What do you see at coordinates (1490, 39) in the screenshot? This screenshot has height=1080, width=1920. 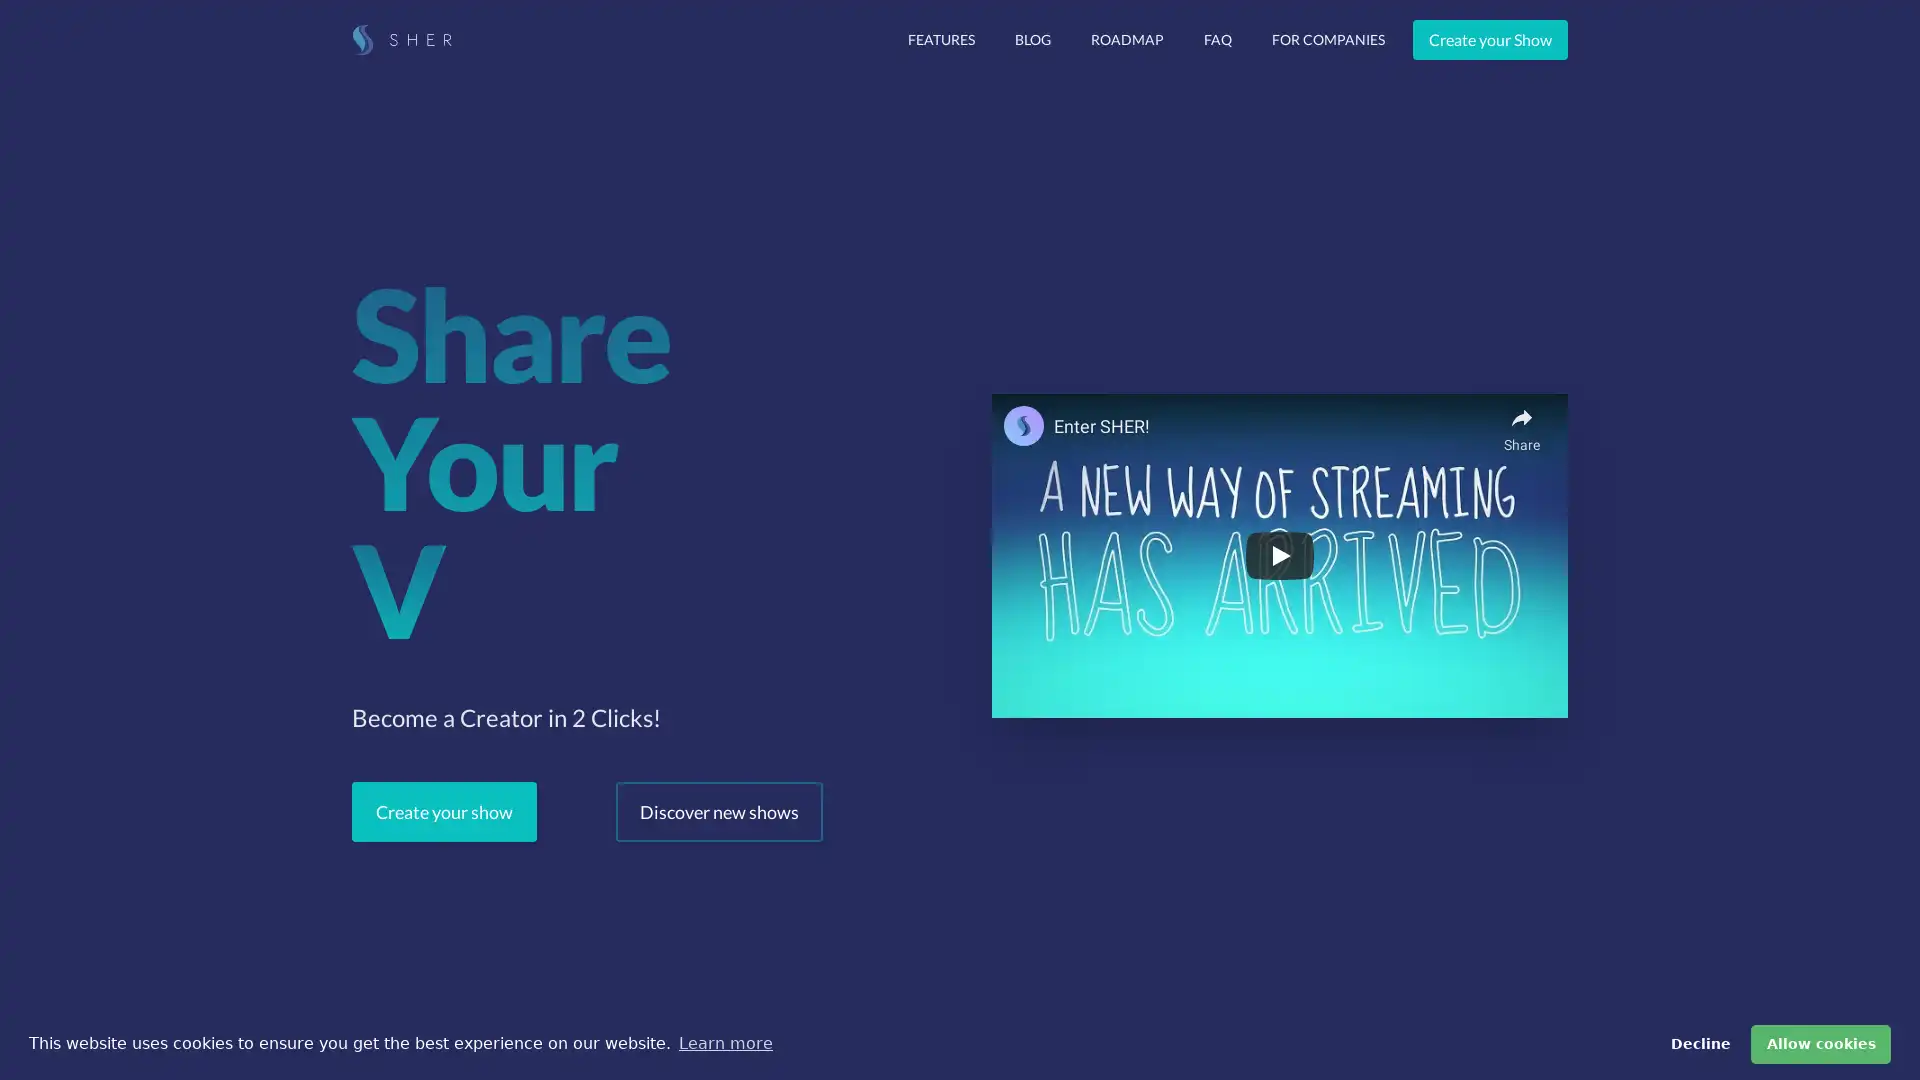 I see `Create your Show` at bounding box center [1490, 39].